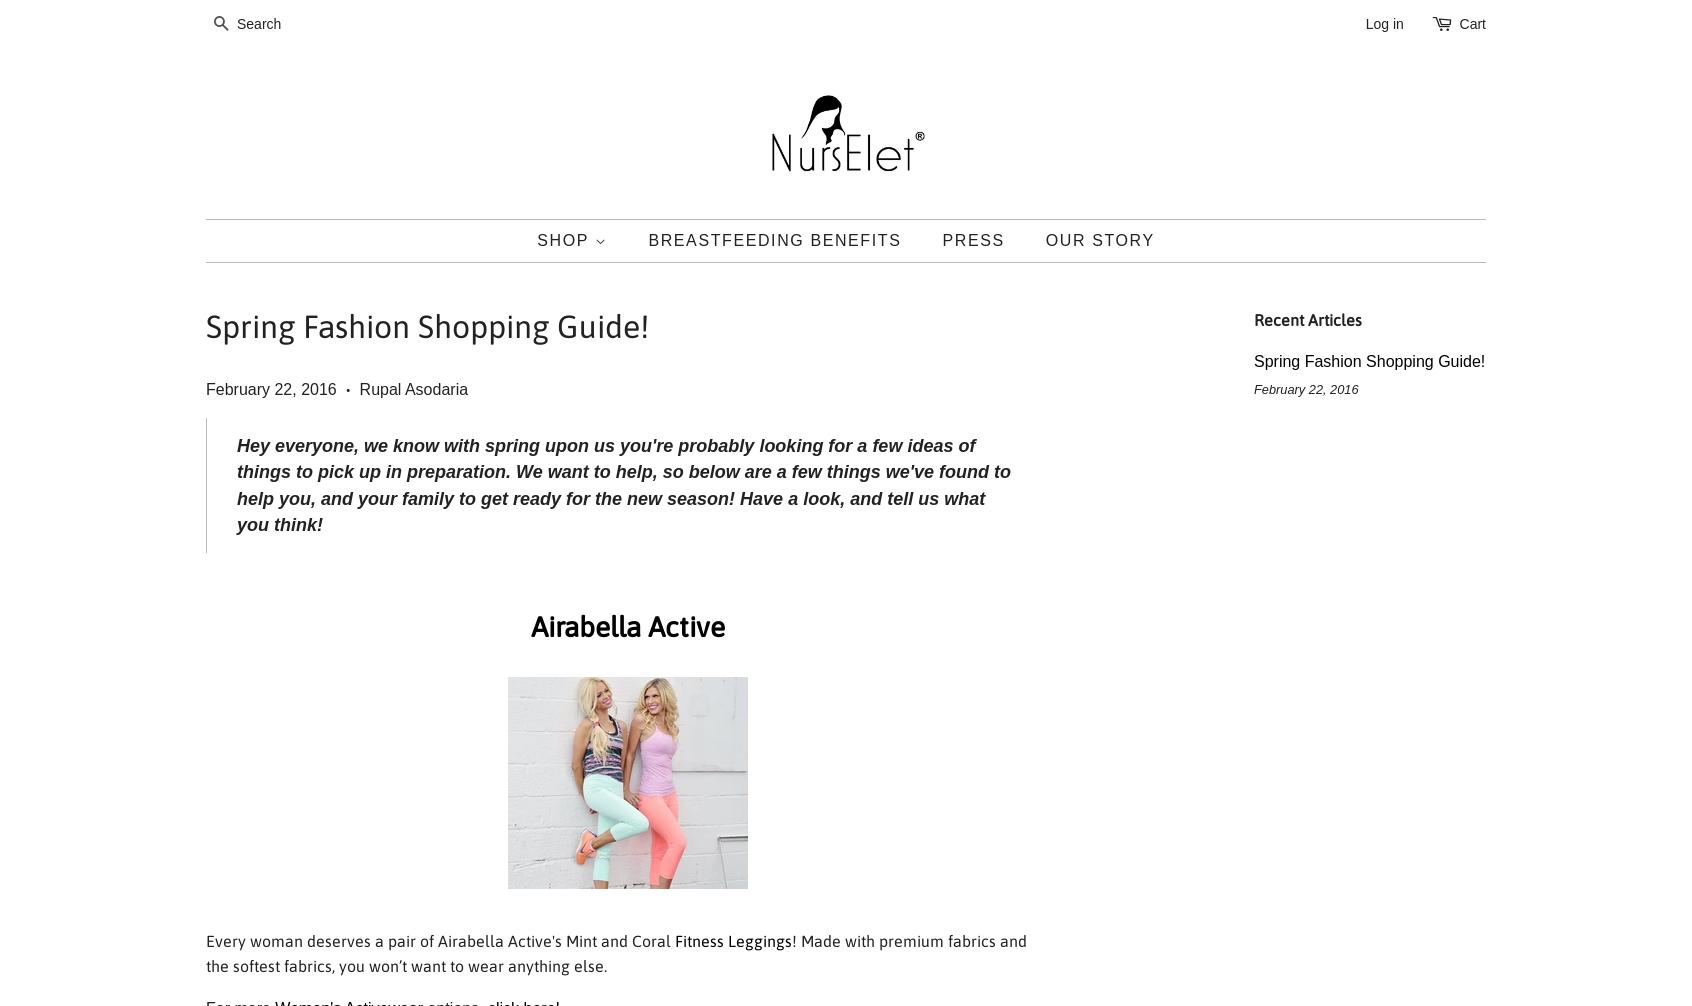  What do you see at coordinates (564, 240) in the screenshot?
I see `'Shop'` at bounding box center [564, 240].